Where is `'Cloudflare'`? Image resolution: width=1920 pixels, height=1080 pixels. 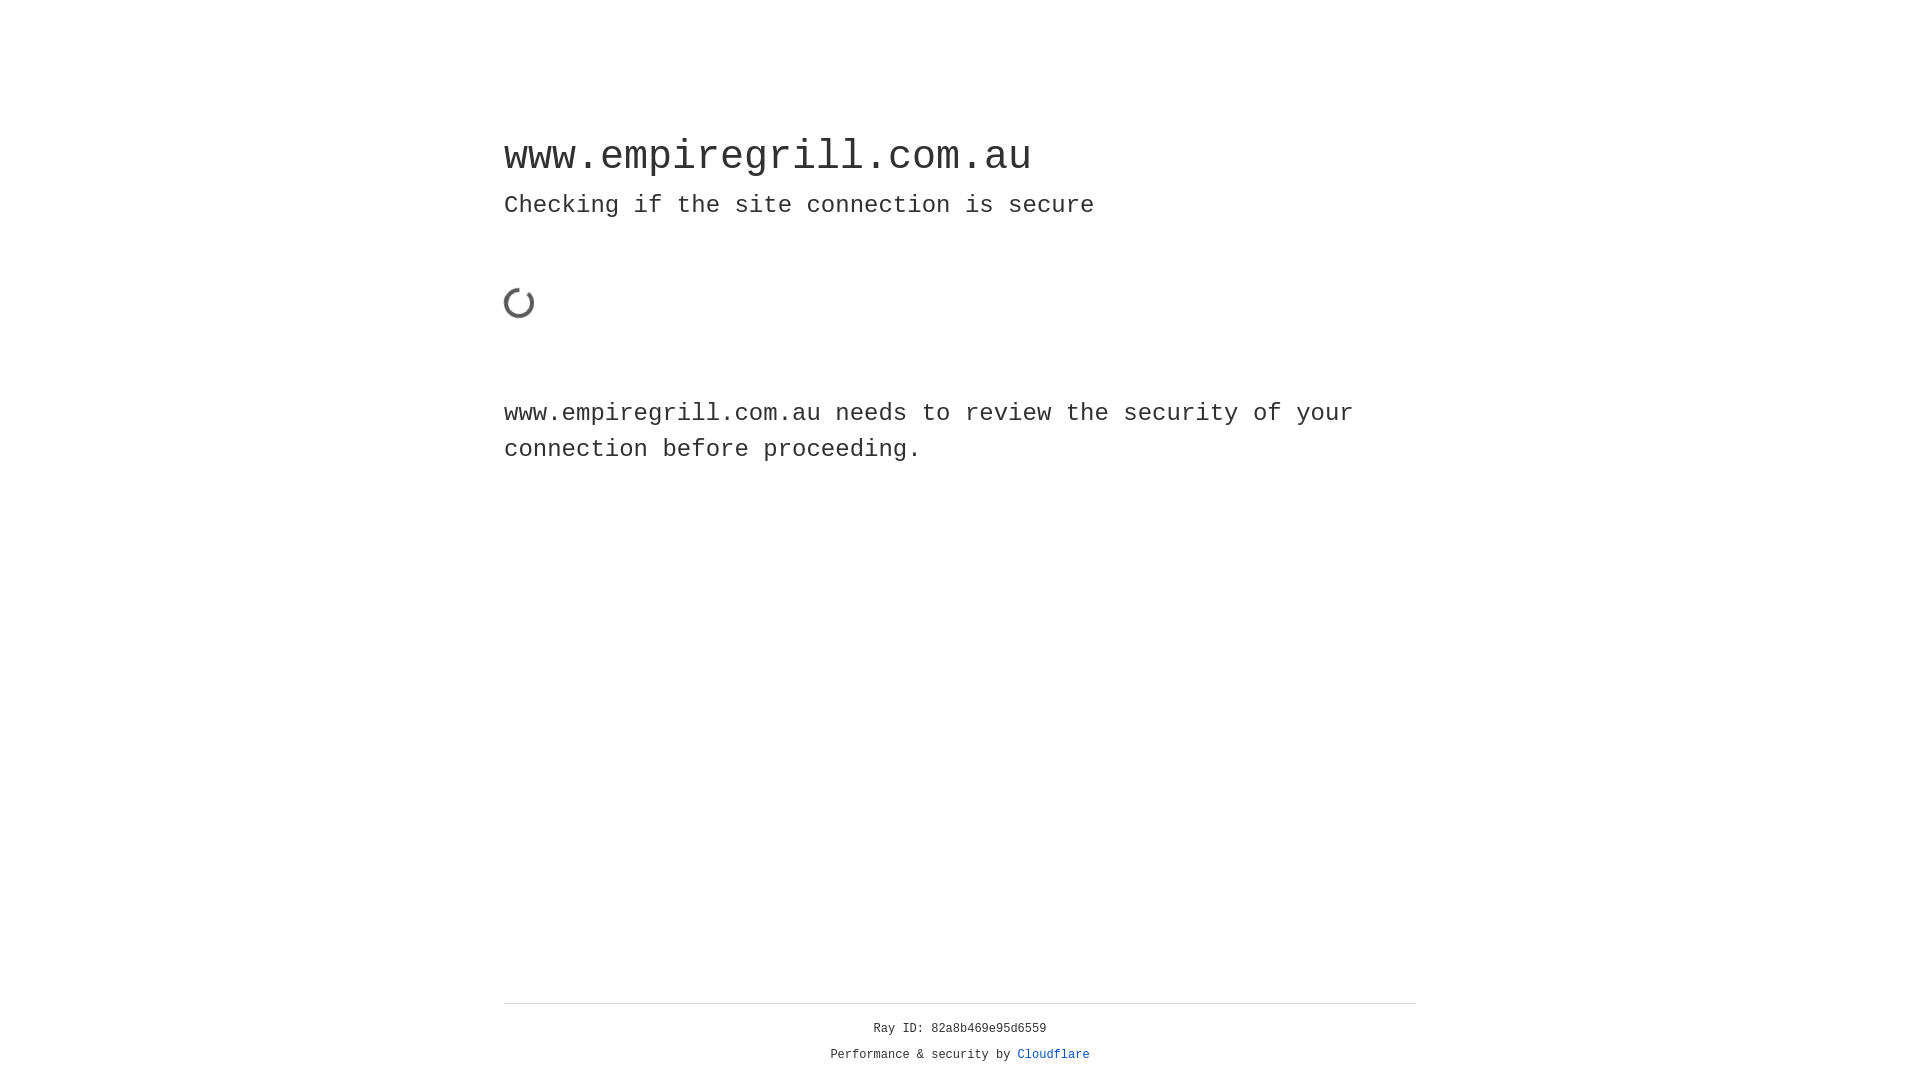 'Cloudflare' is located at coordinates (1017, 1054).